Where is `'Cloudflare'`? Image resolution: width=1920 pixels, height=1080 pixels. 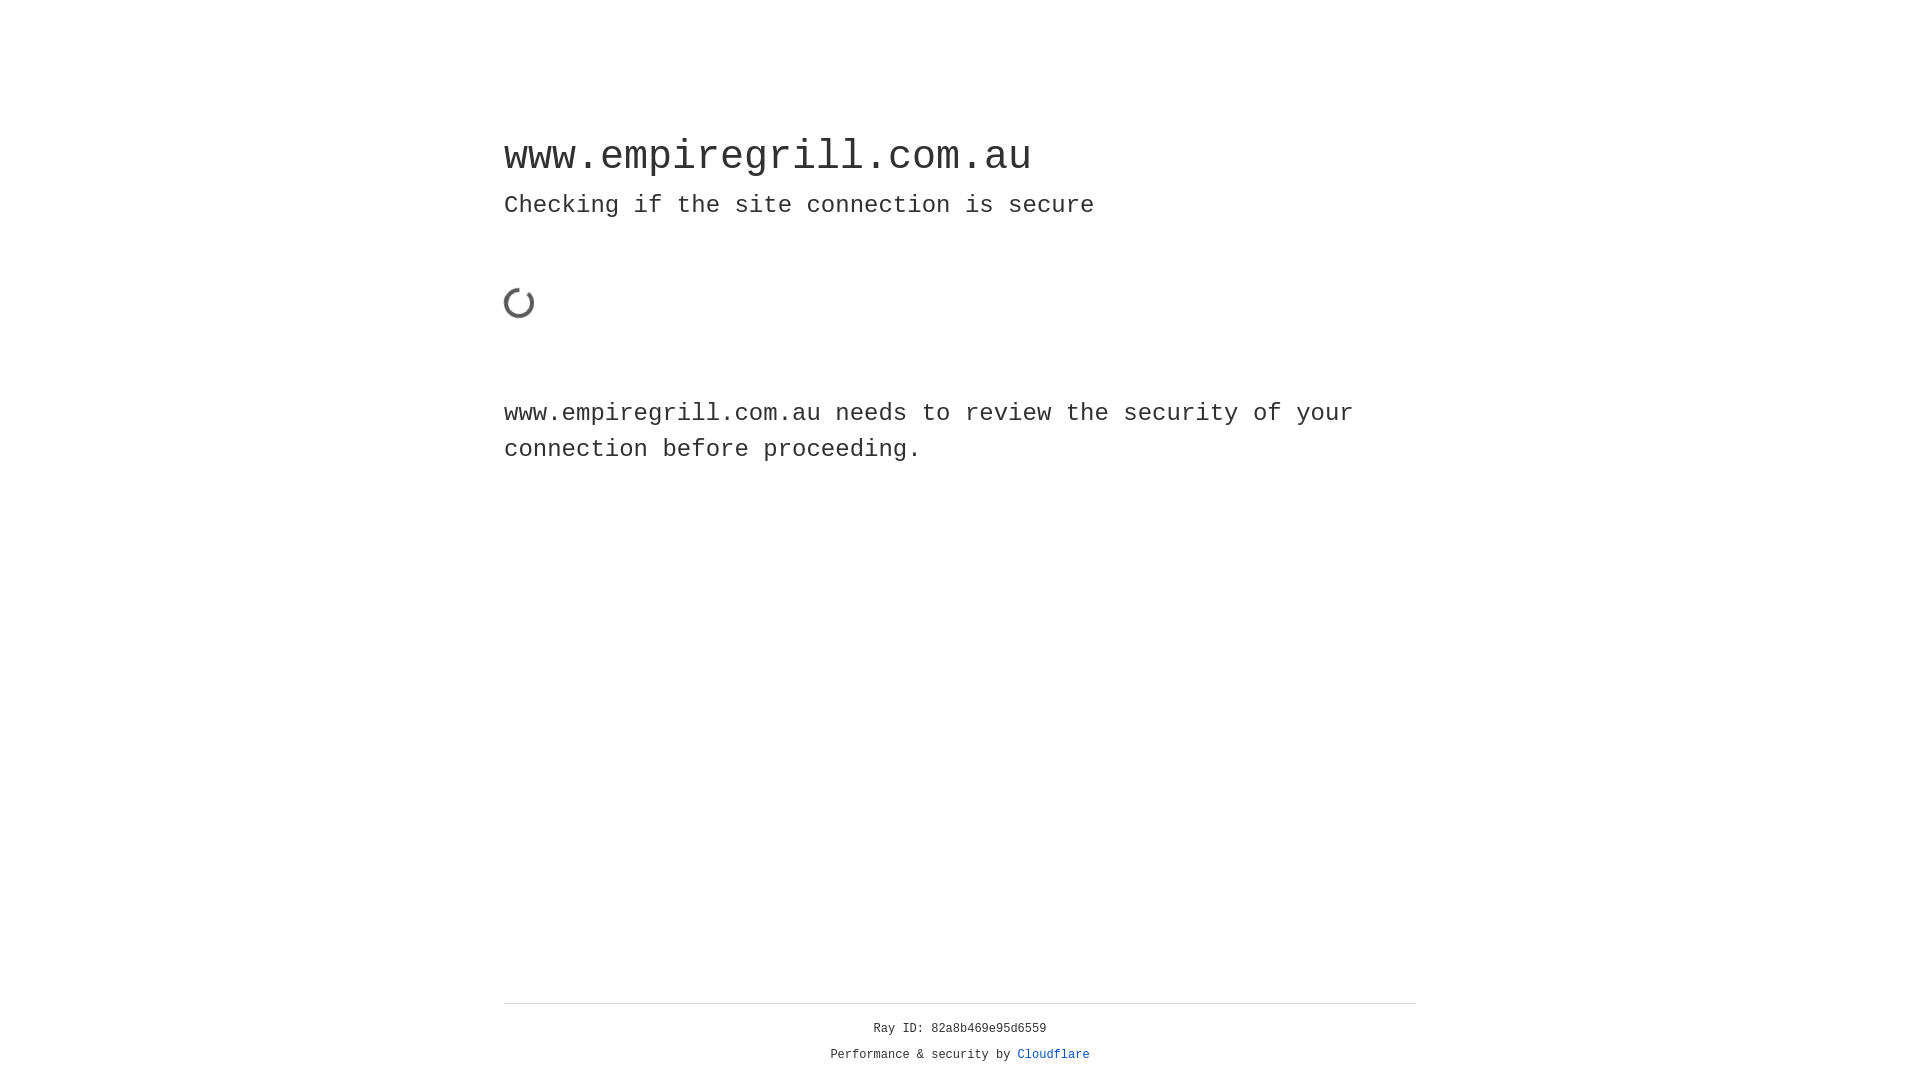 'Cloudflare' is located at coordinates (1017, 1054).